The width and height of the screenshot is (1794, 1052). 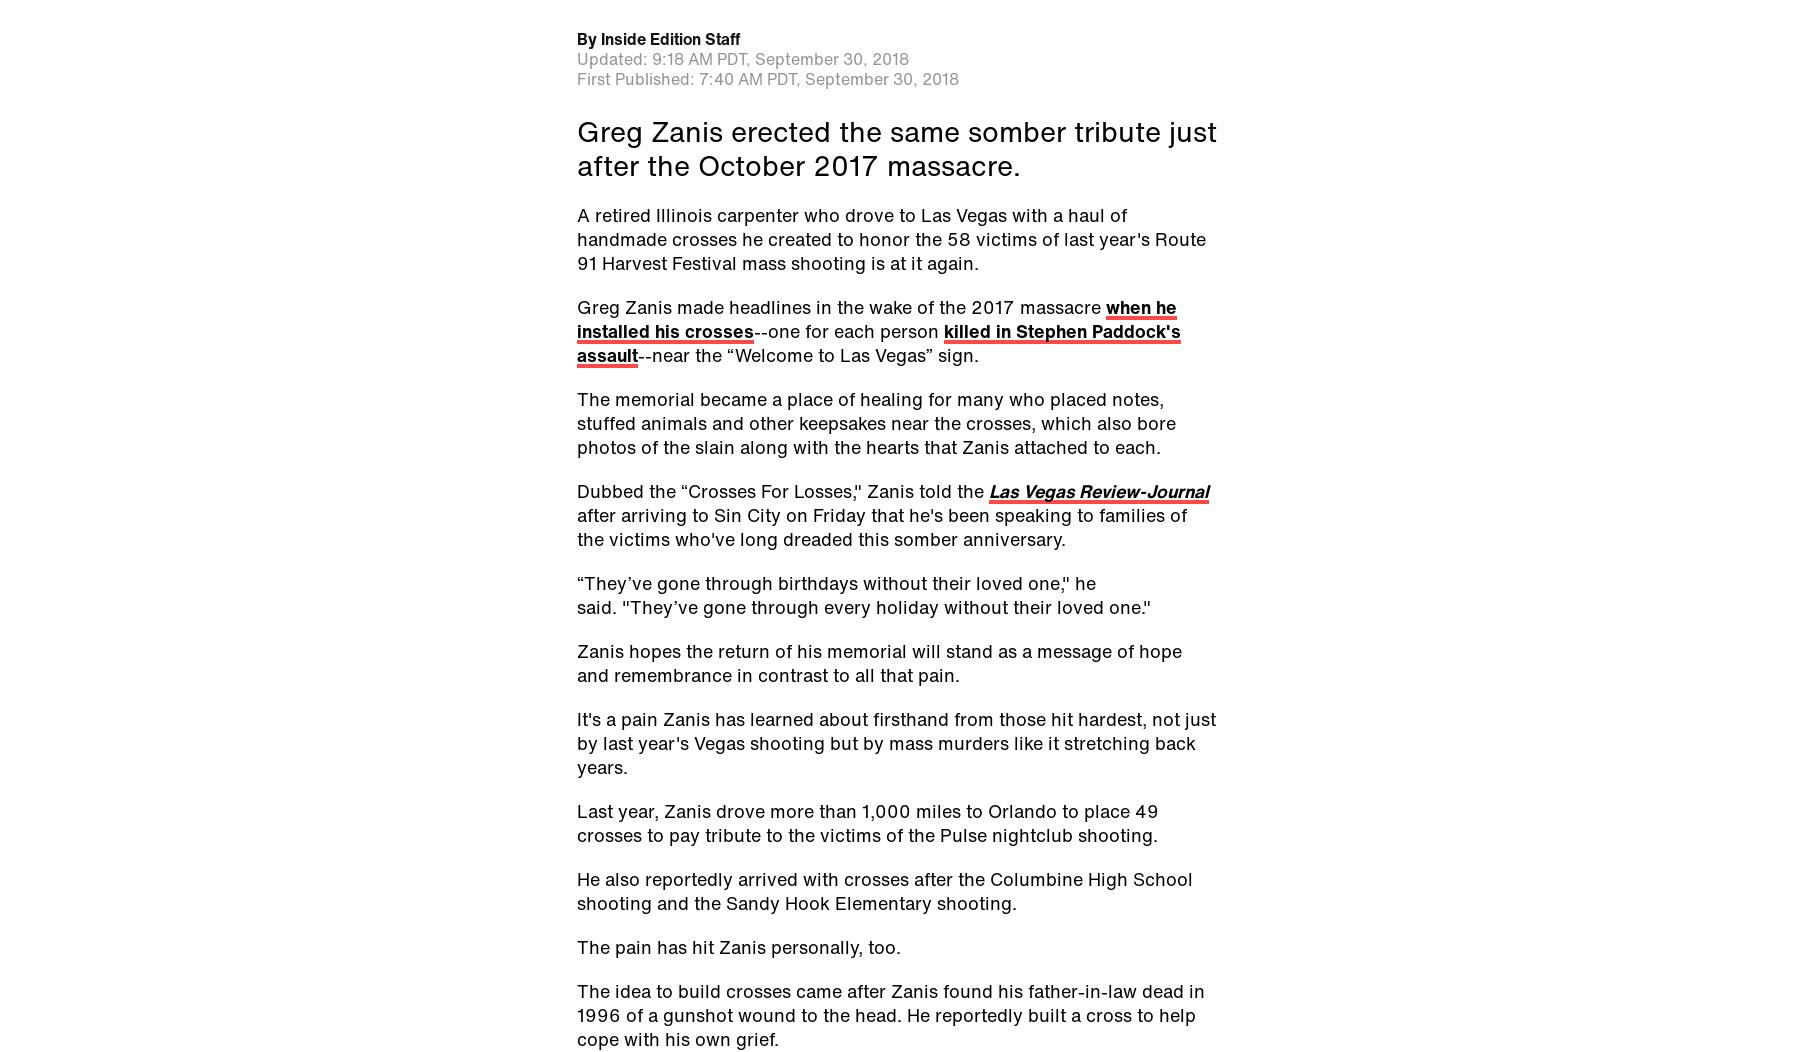 What do you see at coordinates (780, 56) in the screenshot?
I see `'9:18 AM PDT, September 30, 2018'` at bounding box center [780, 56].